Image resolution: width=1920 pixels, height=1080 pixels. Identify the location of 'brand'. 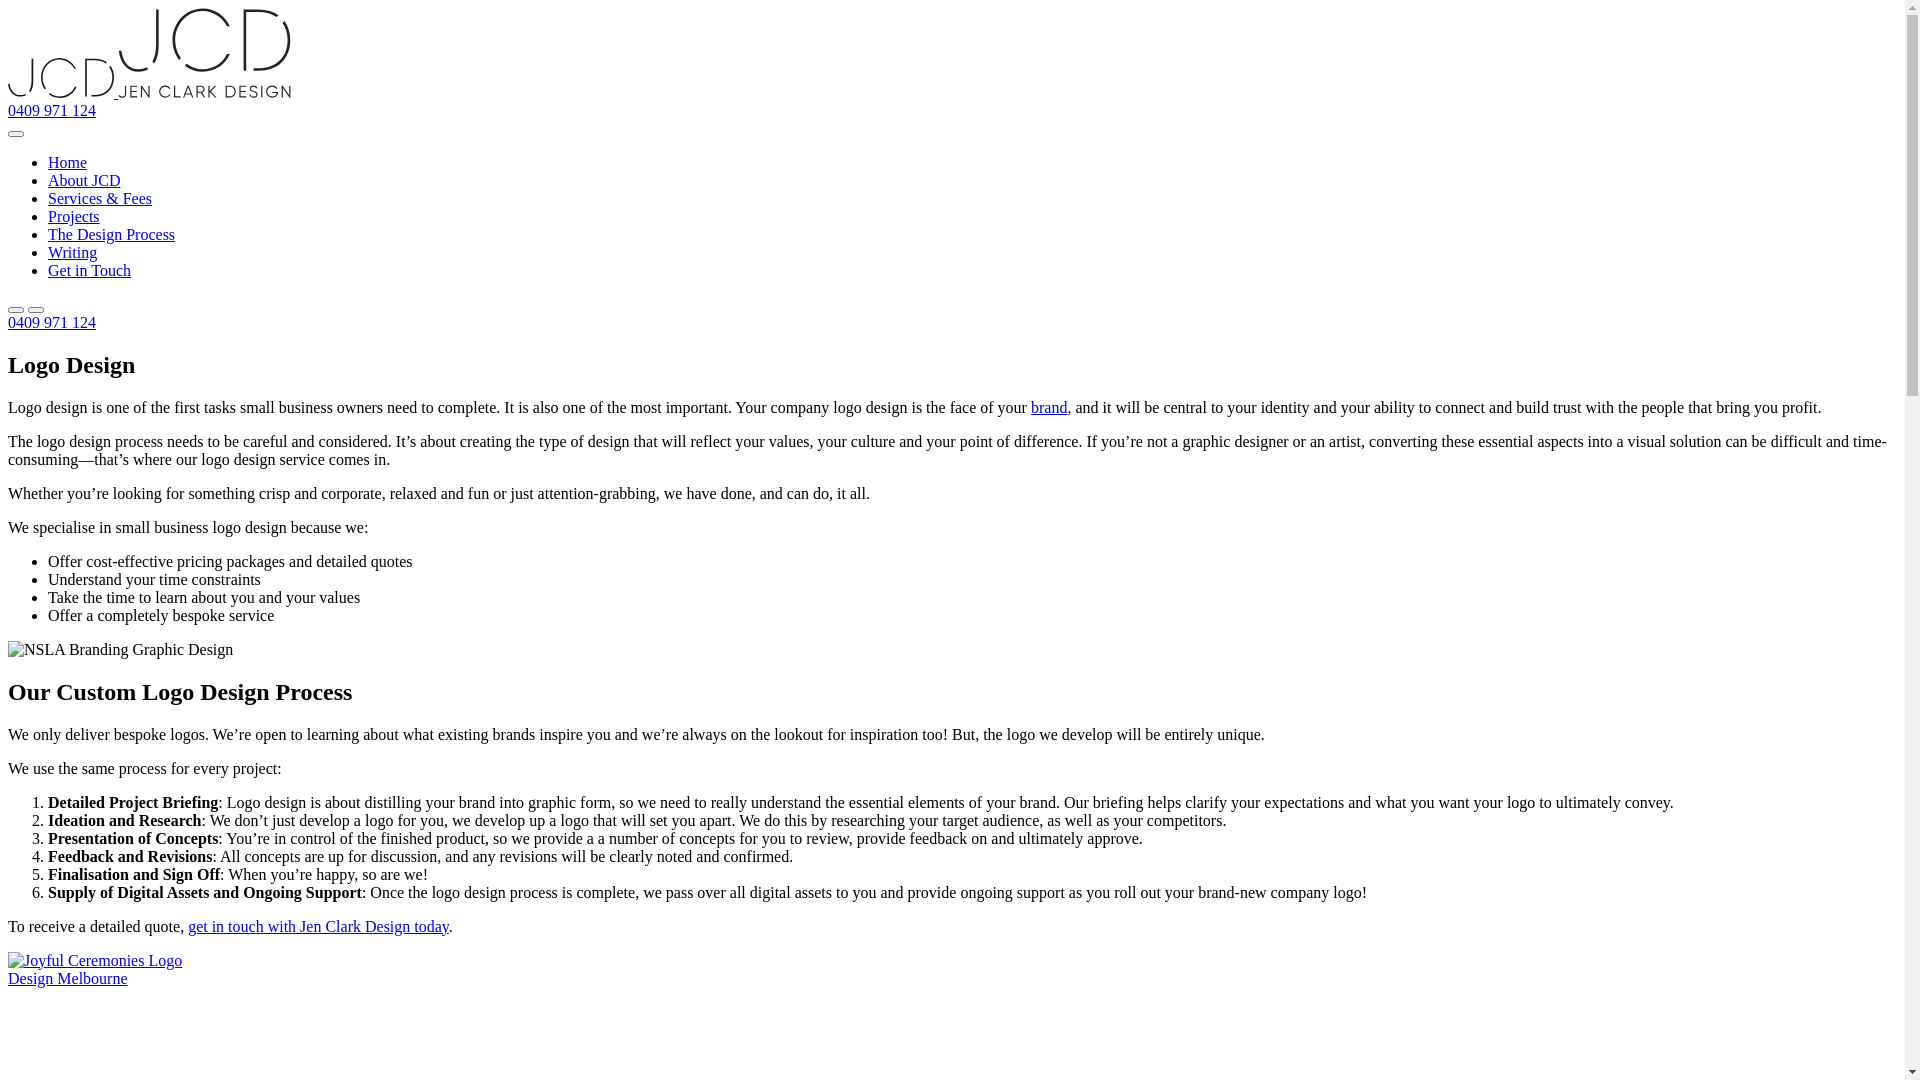
(1048, 406).